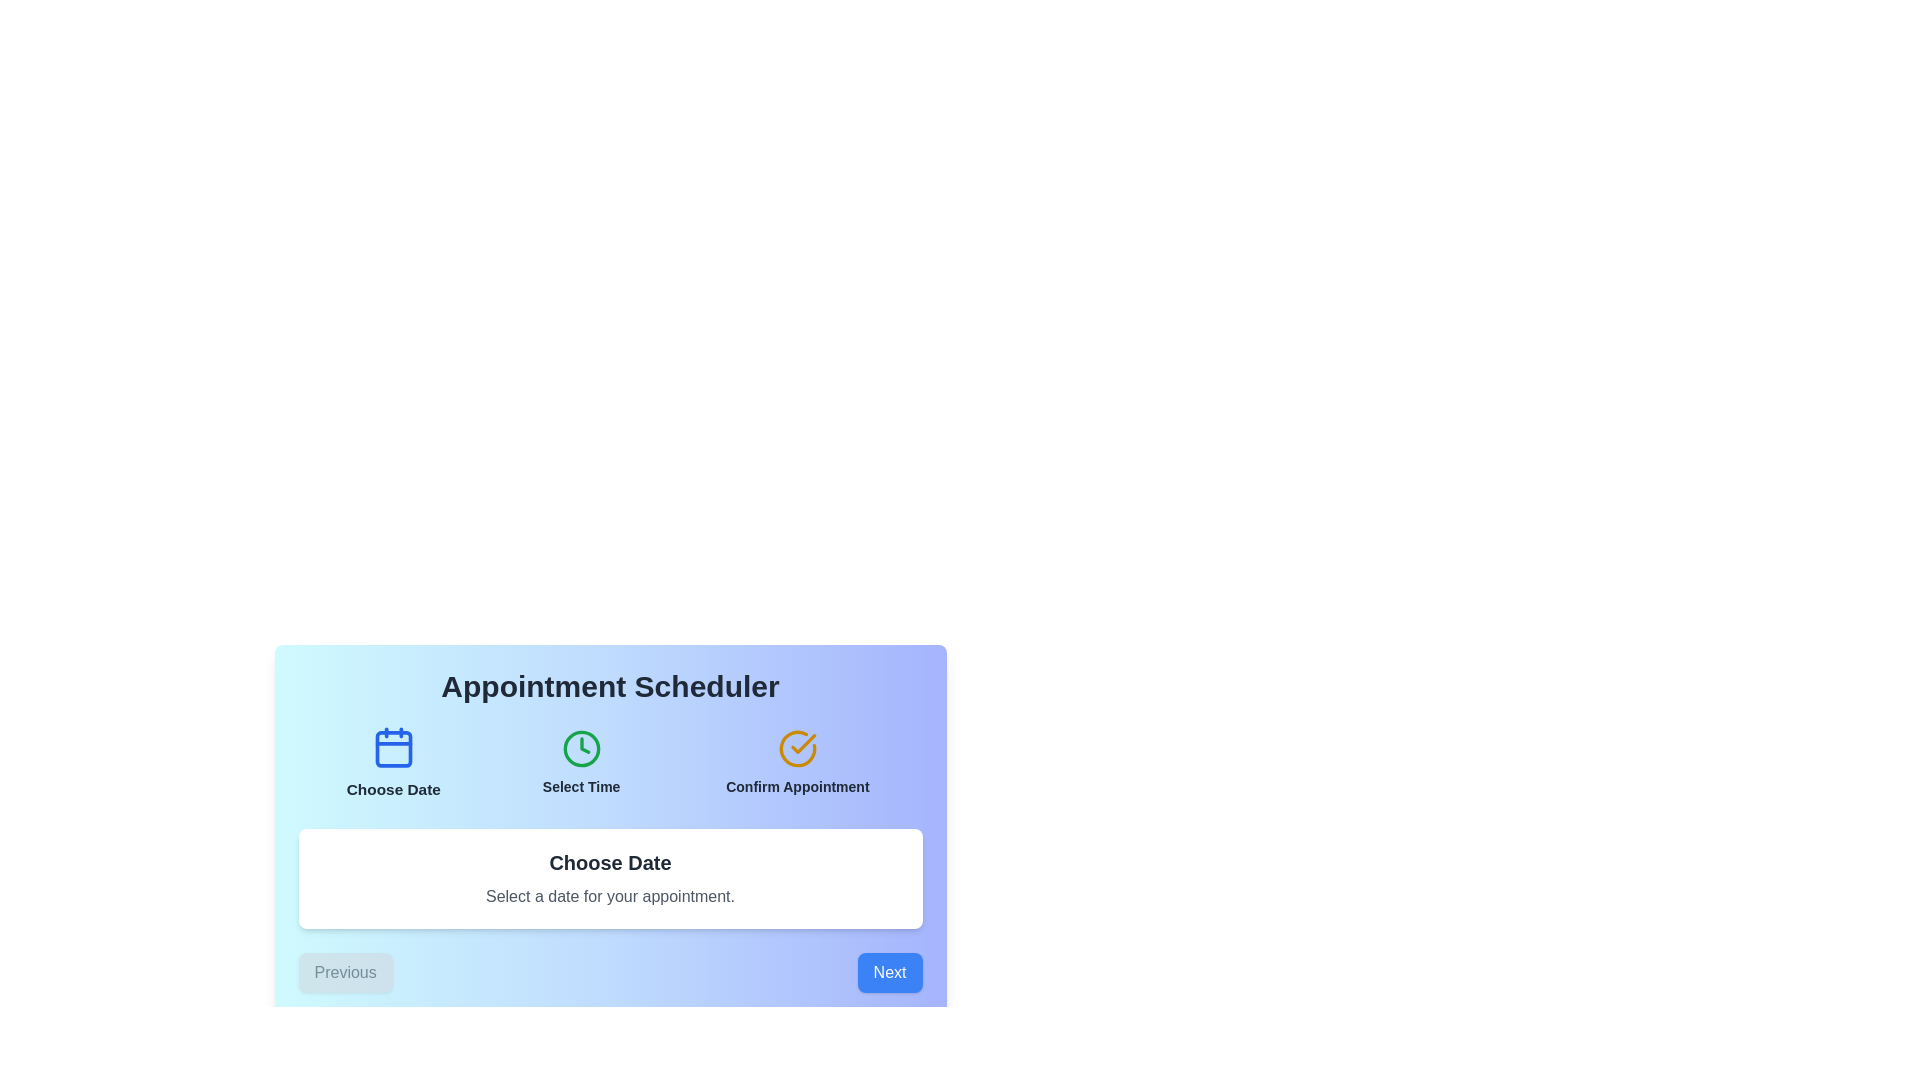  What do you see at coordinates (796, 763) in the screenshot?
I see `the step button corresponding to Confirm Appointment to display its description` at bounding box center [796, 763].